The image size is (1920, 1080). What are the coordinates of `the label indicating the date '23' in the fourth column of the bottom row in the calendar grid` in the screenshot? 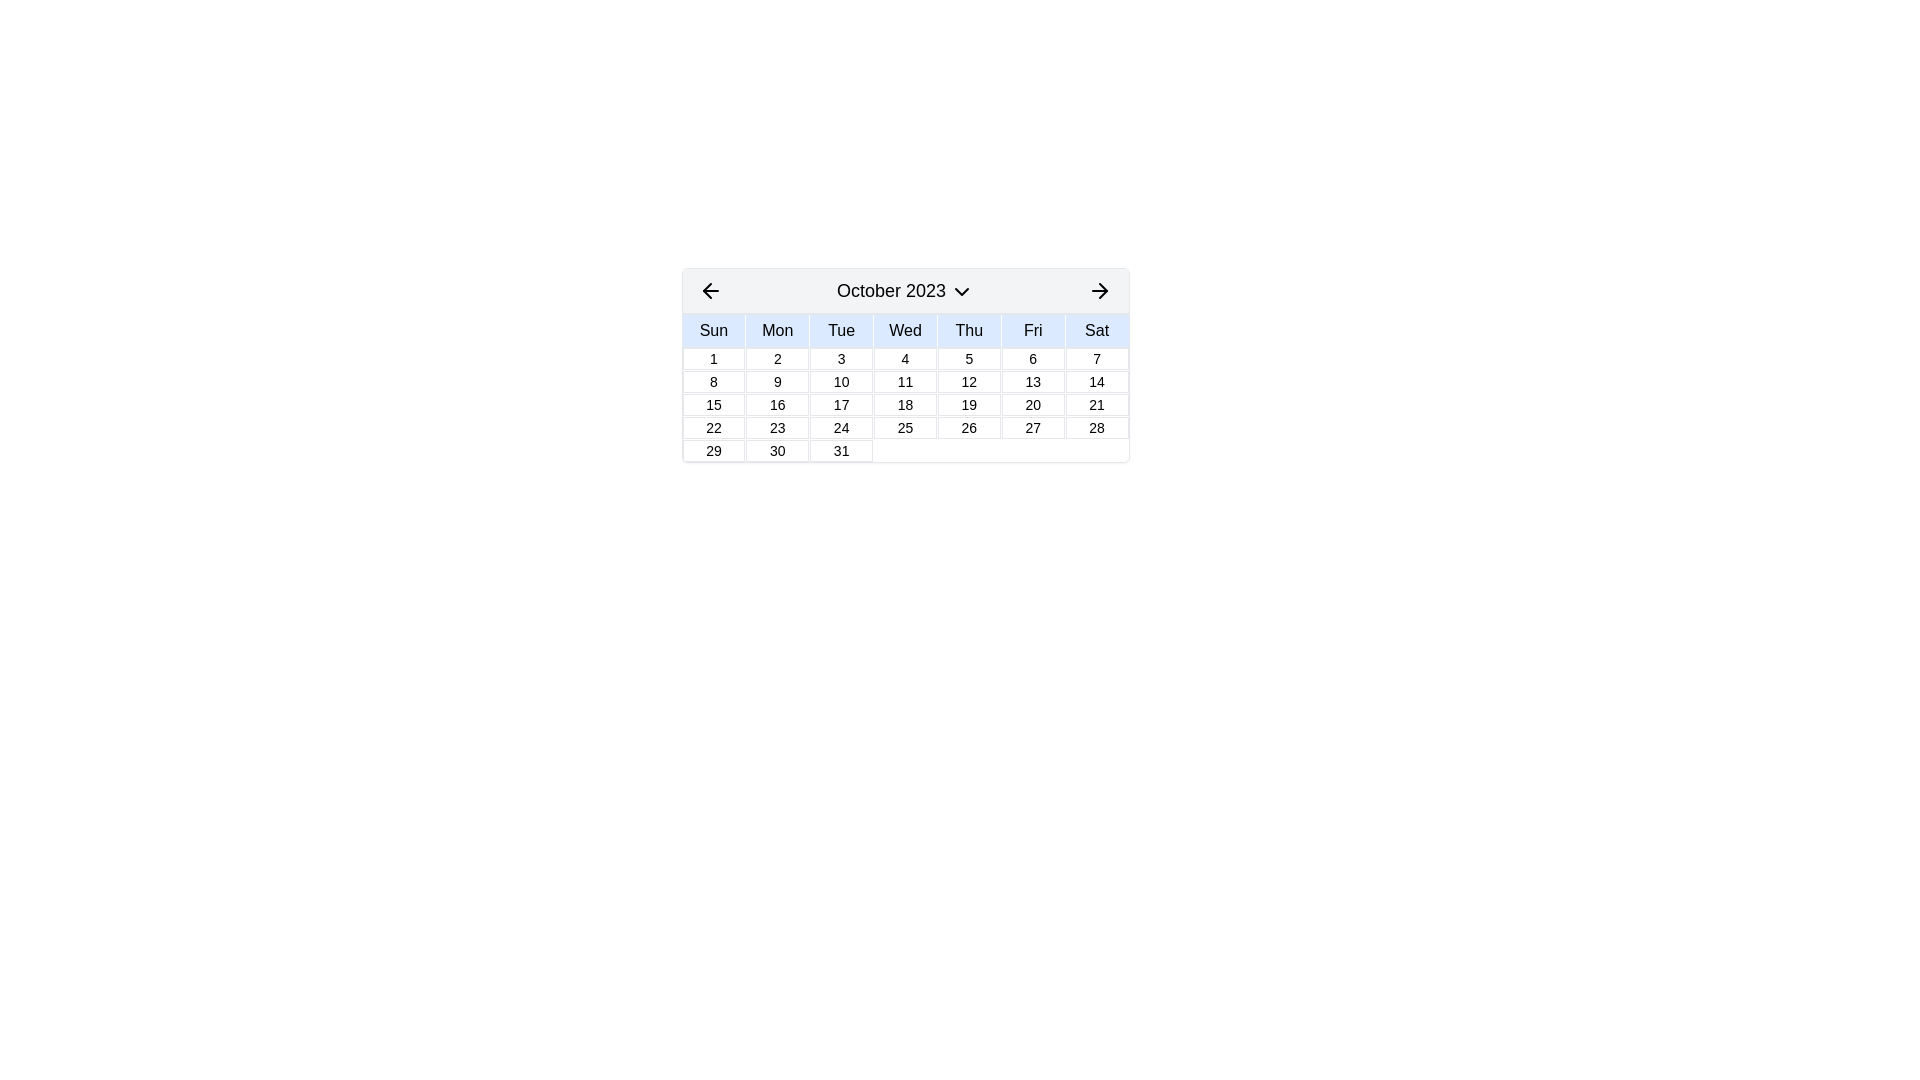 It's located at (776, 427).